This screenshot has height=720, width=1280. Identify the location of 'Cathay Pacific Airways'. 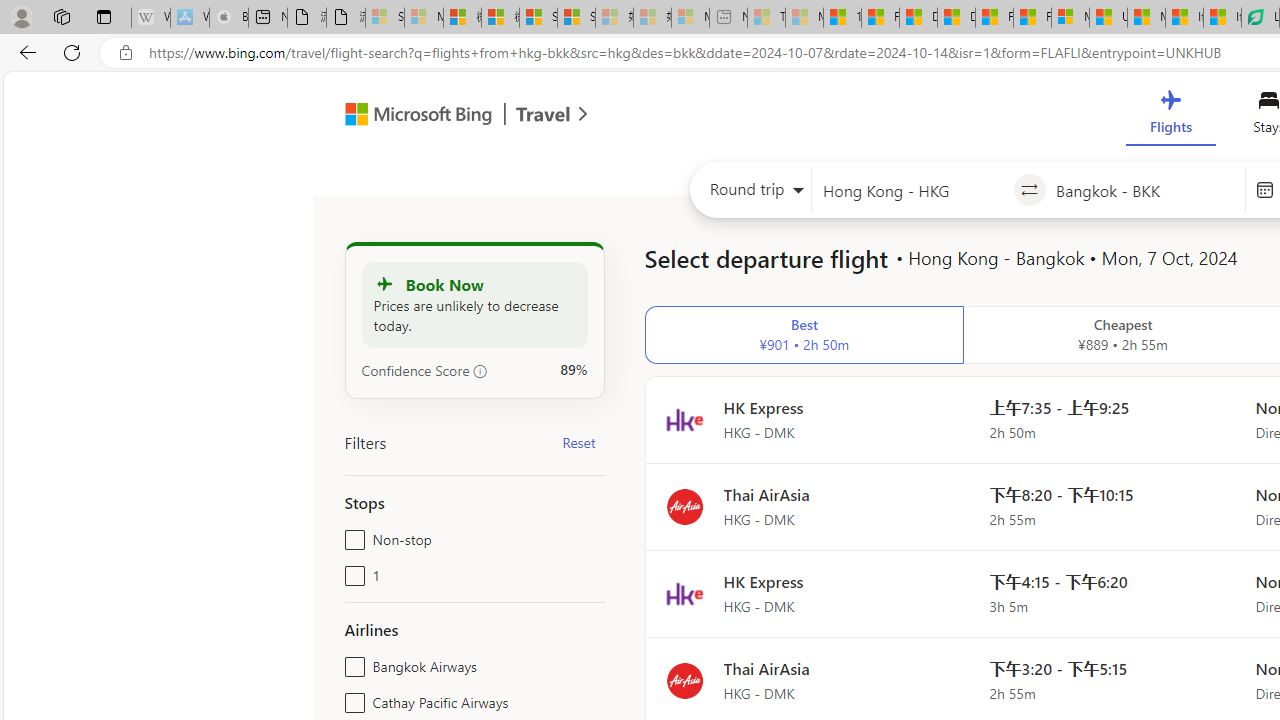
(351, 698).